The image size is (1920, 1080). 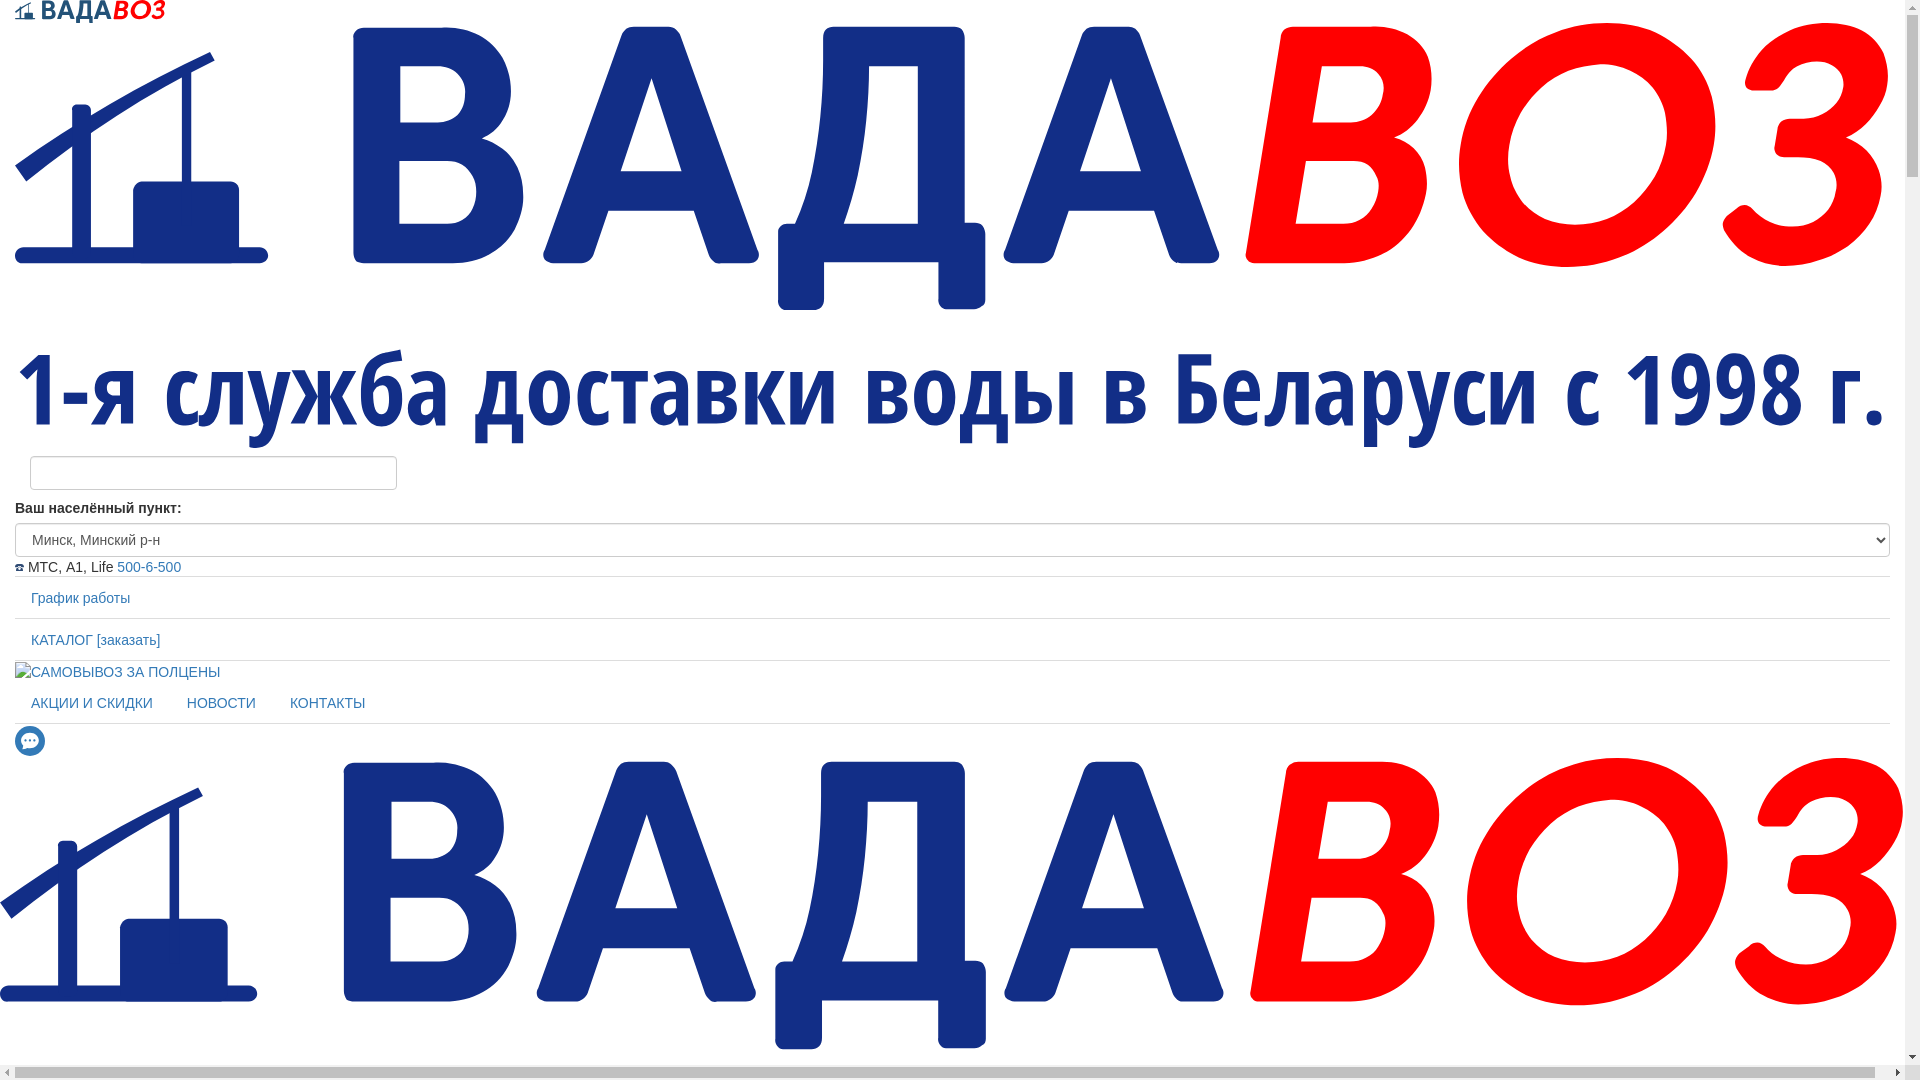 I want to click on '500-6-500', so click(x=115, y=567).